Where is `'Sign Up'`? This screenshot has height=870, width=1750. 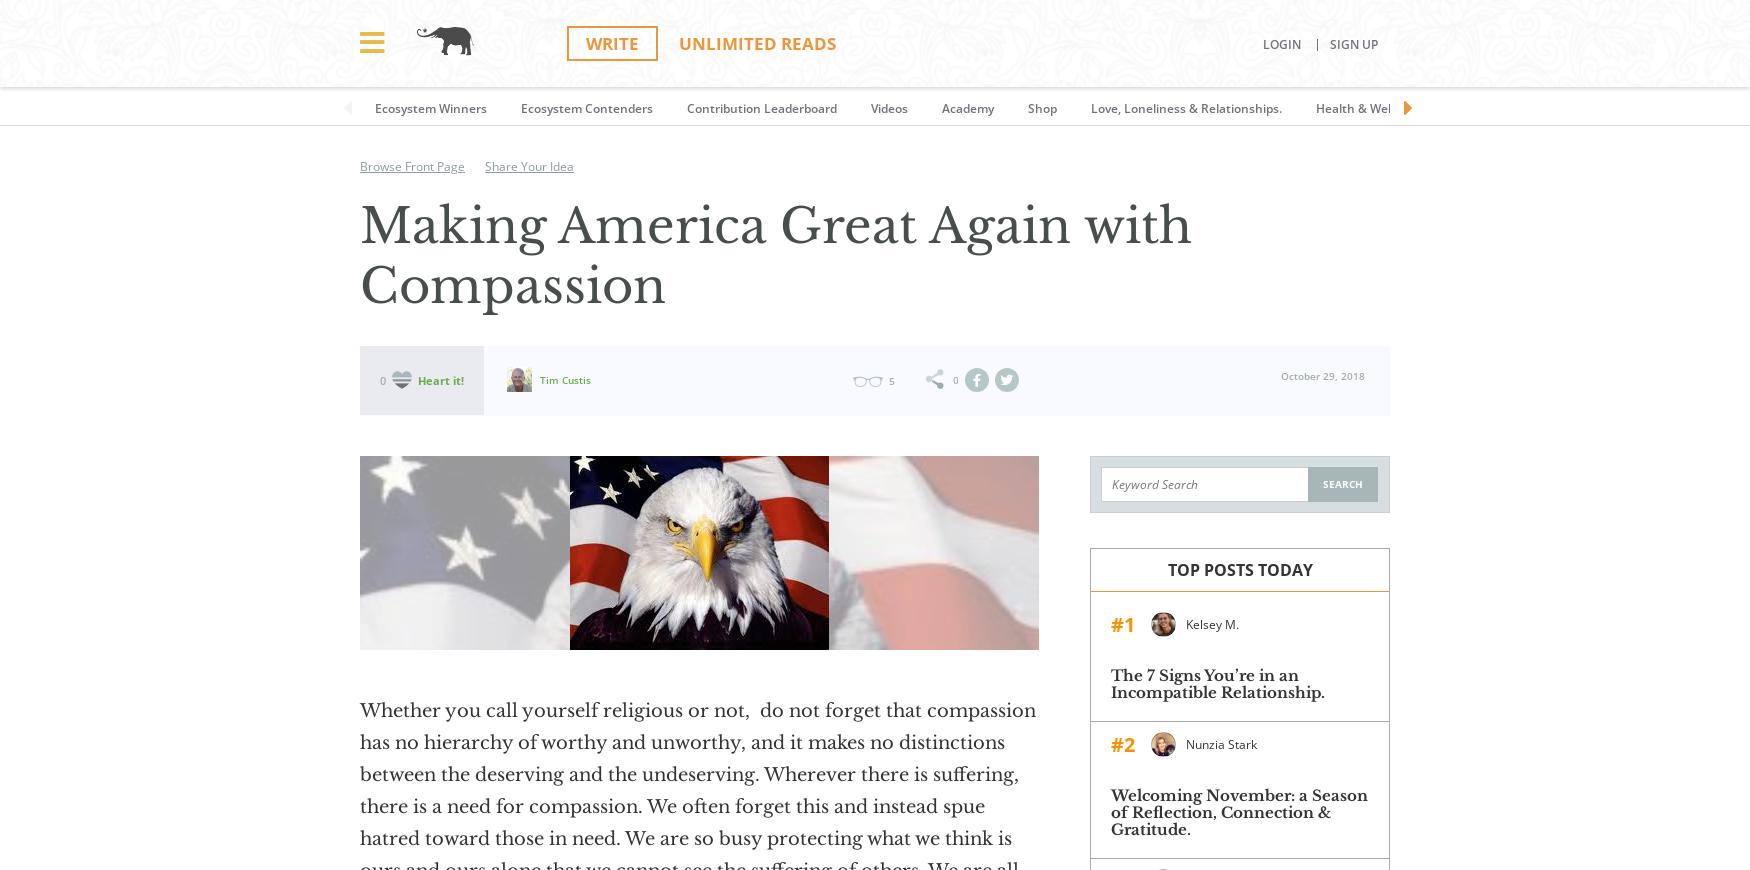 'Sign Up' is located at coordinates (1353, 43).